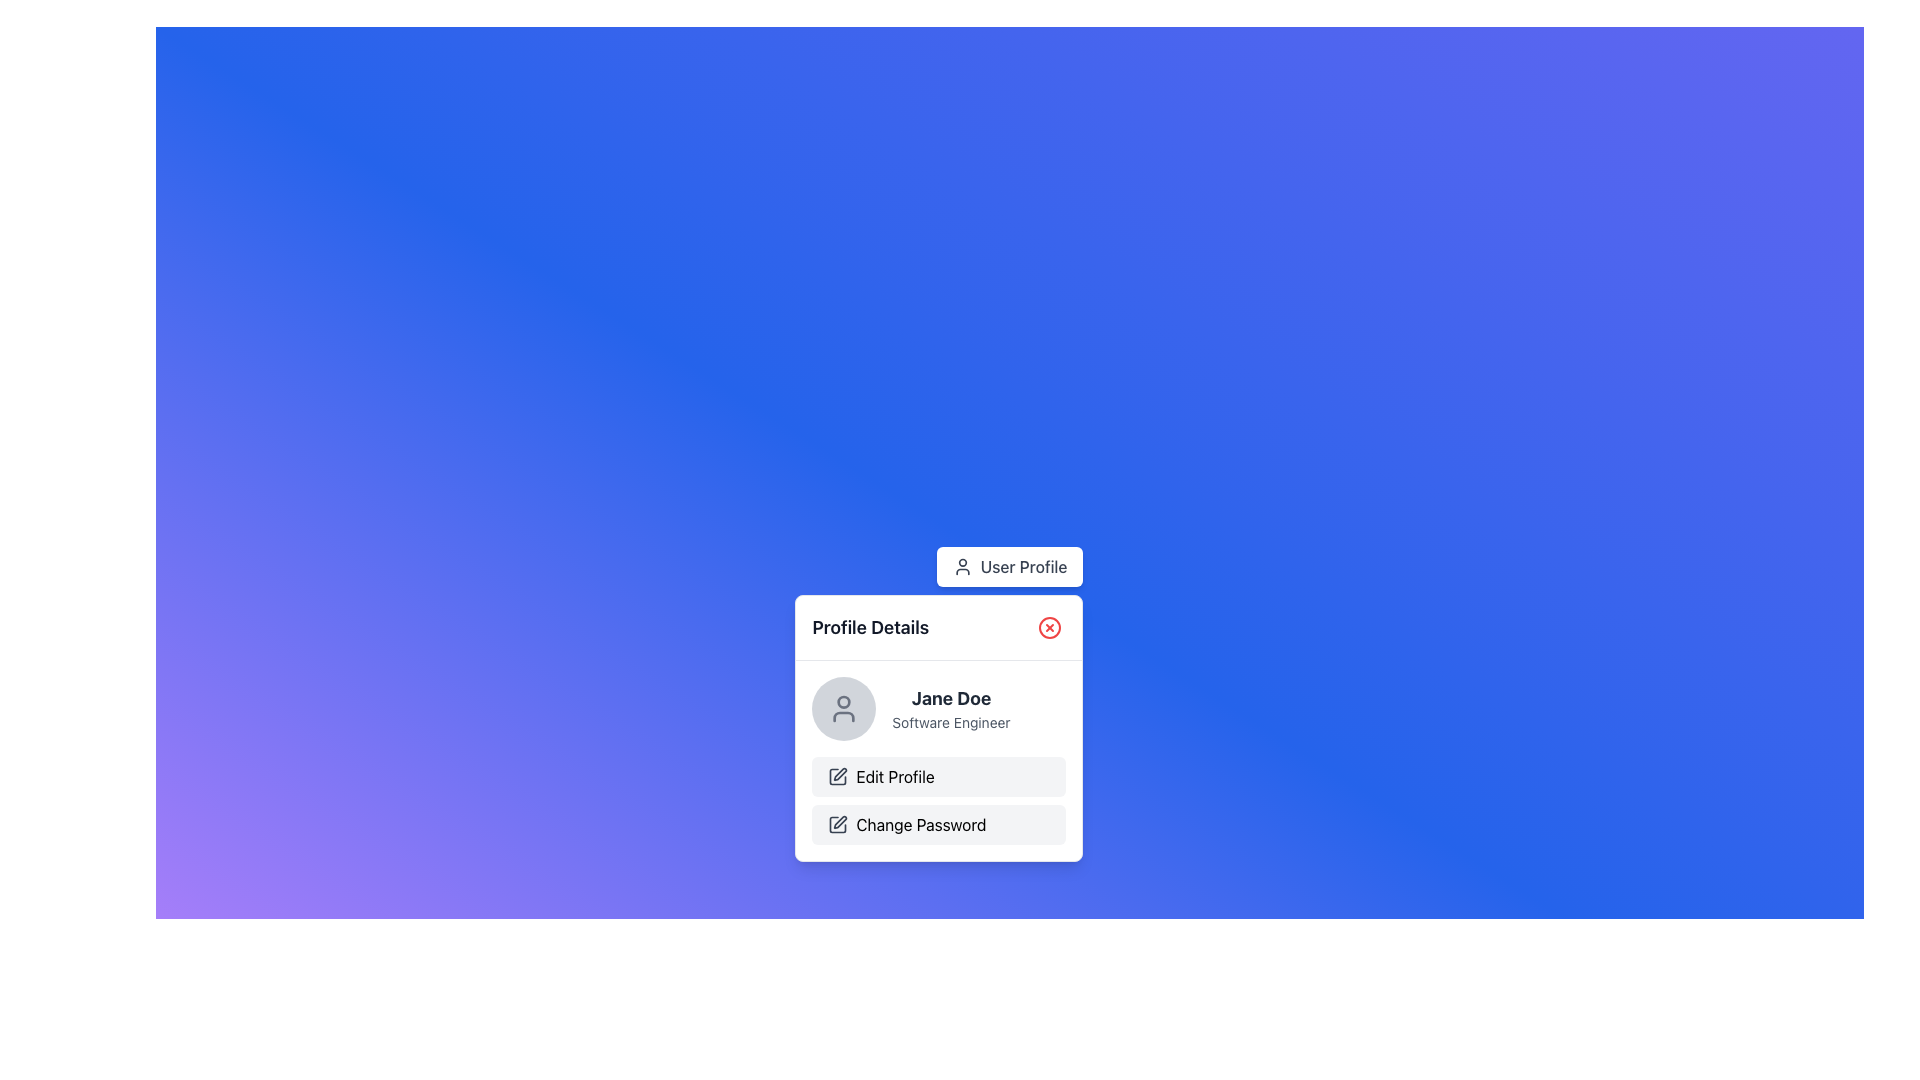 The image size is (1920, 1080). I want to click on the navigation button located centrally at the top of the profile details section, so click(1009, 567).